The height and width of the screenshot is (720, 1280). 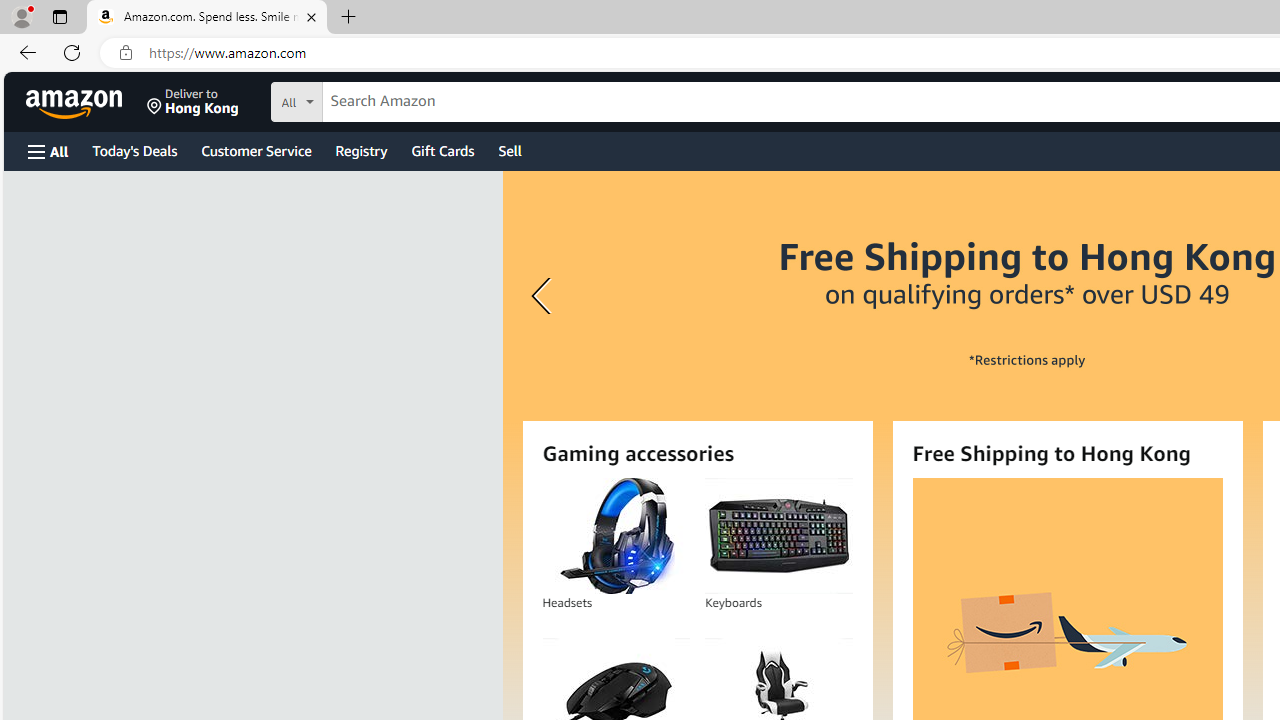 What do you see at coordinates (48, 150) in the screenshot?
I see `'Open Menu'` at bounding box center [48, 150].